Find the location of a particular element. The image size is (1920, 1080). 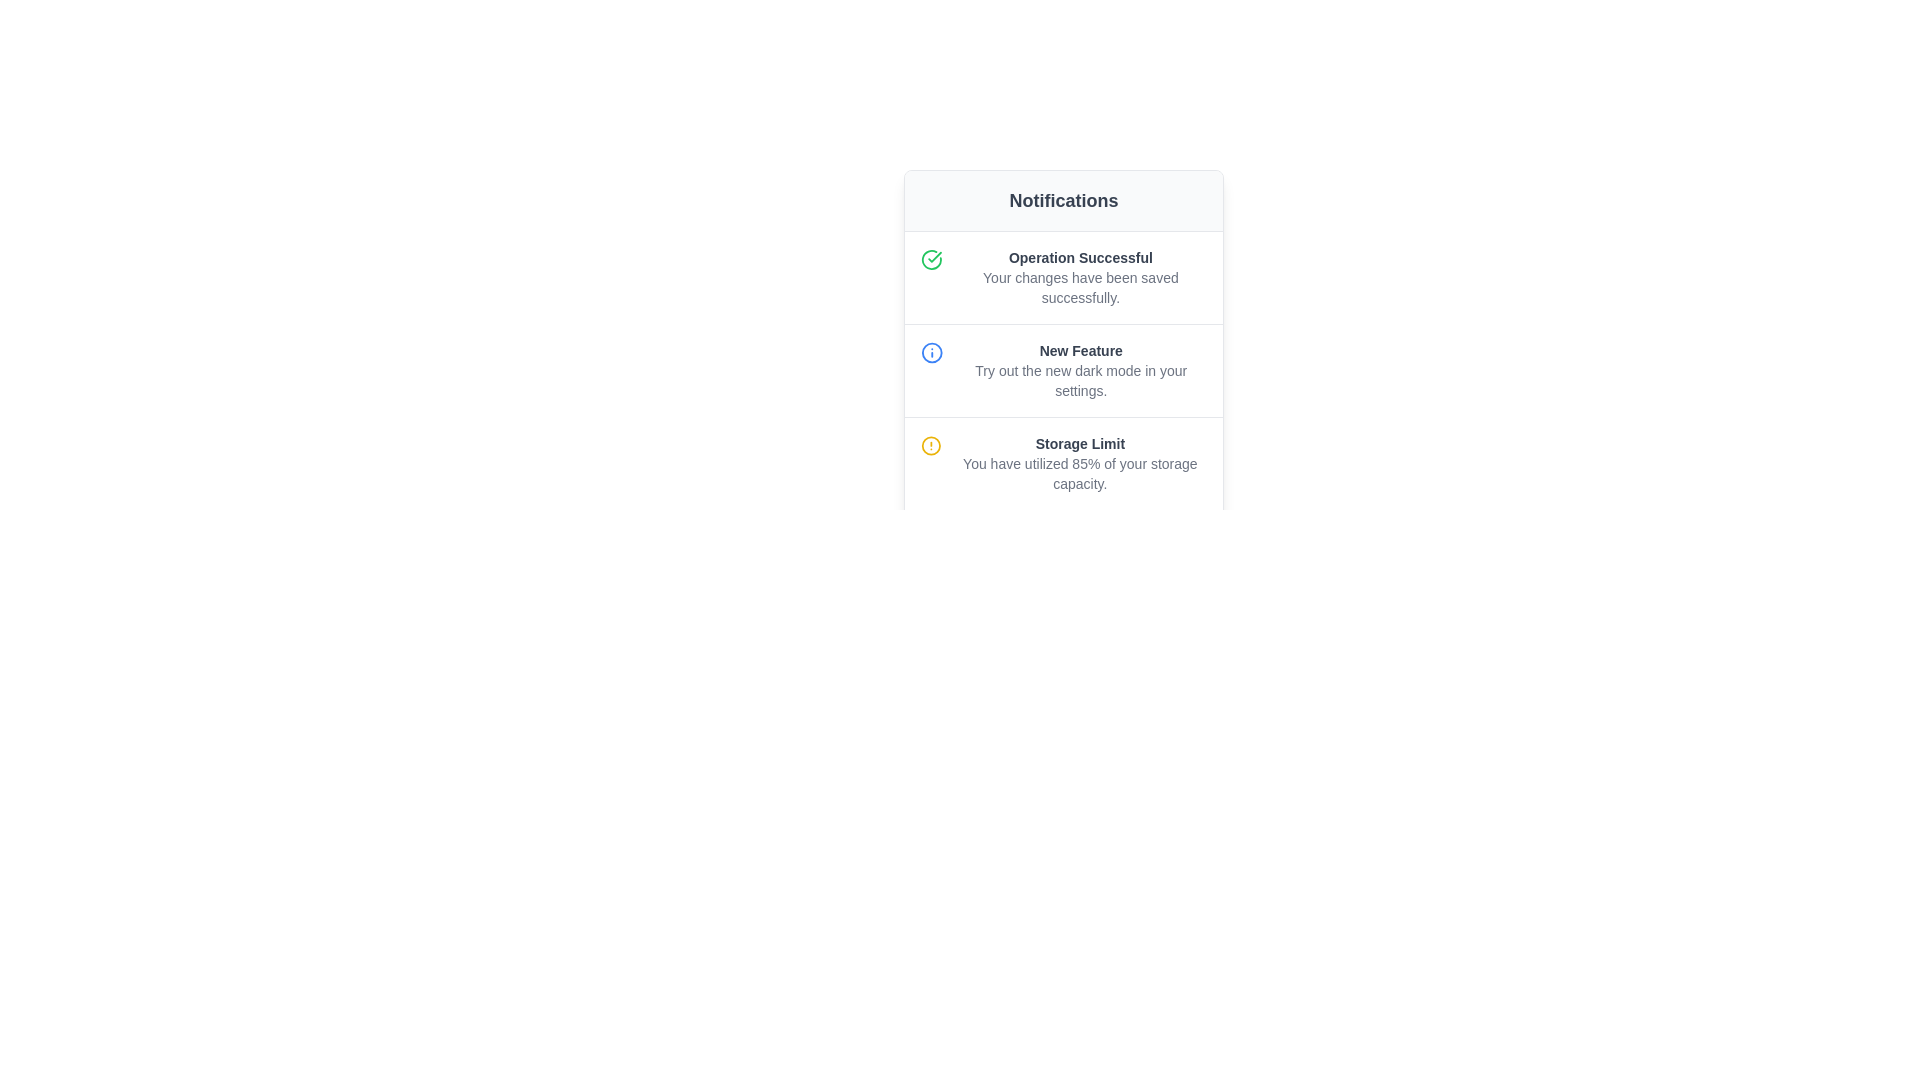

the header label of the notifications panel, which indicates the context or content type is located at coordinates (1063, 200).